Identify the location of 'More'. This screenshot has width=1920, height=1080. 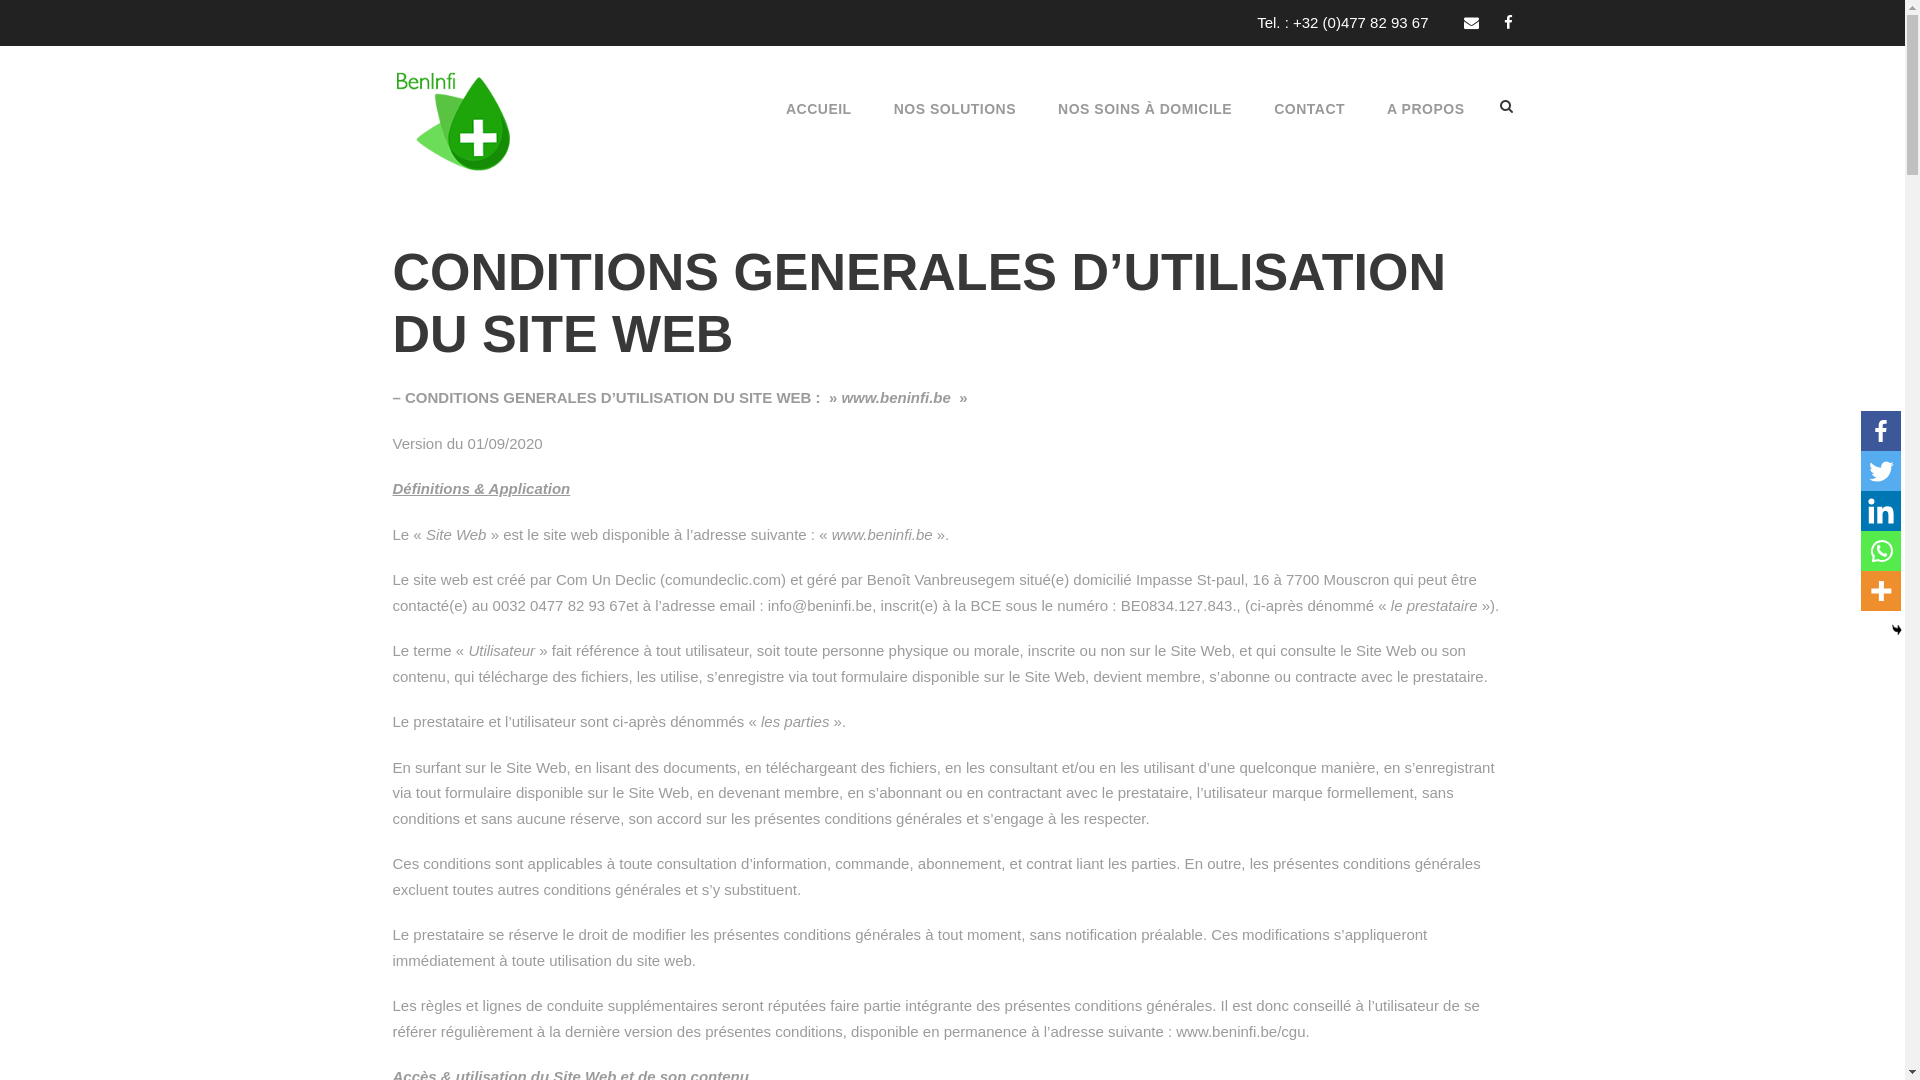
(1880, 589).